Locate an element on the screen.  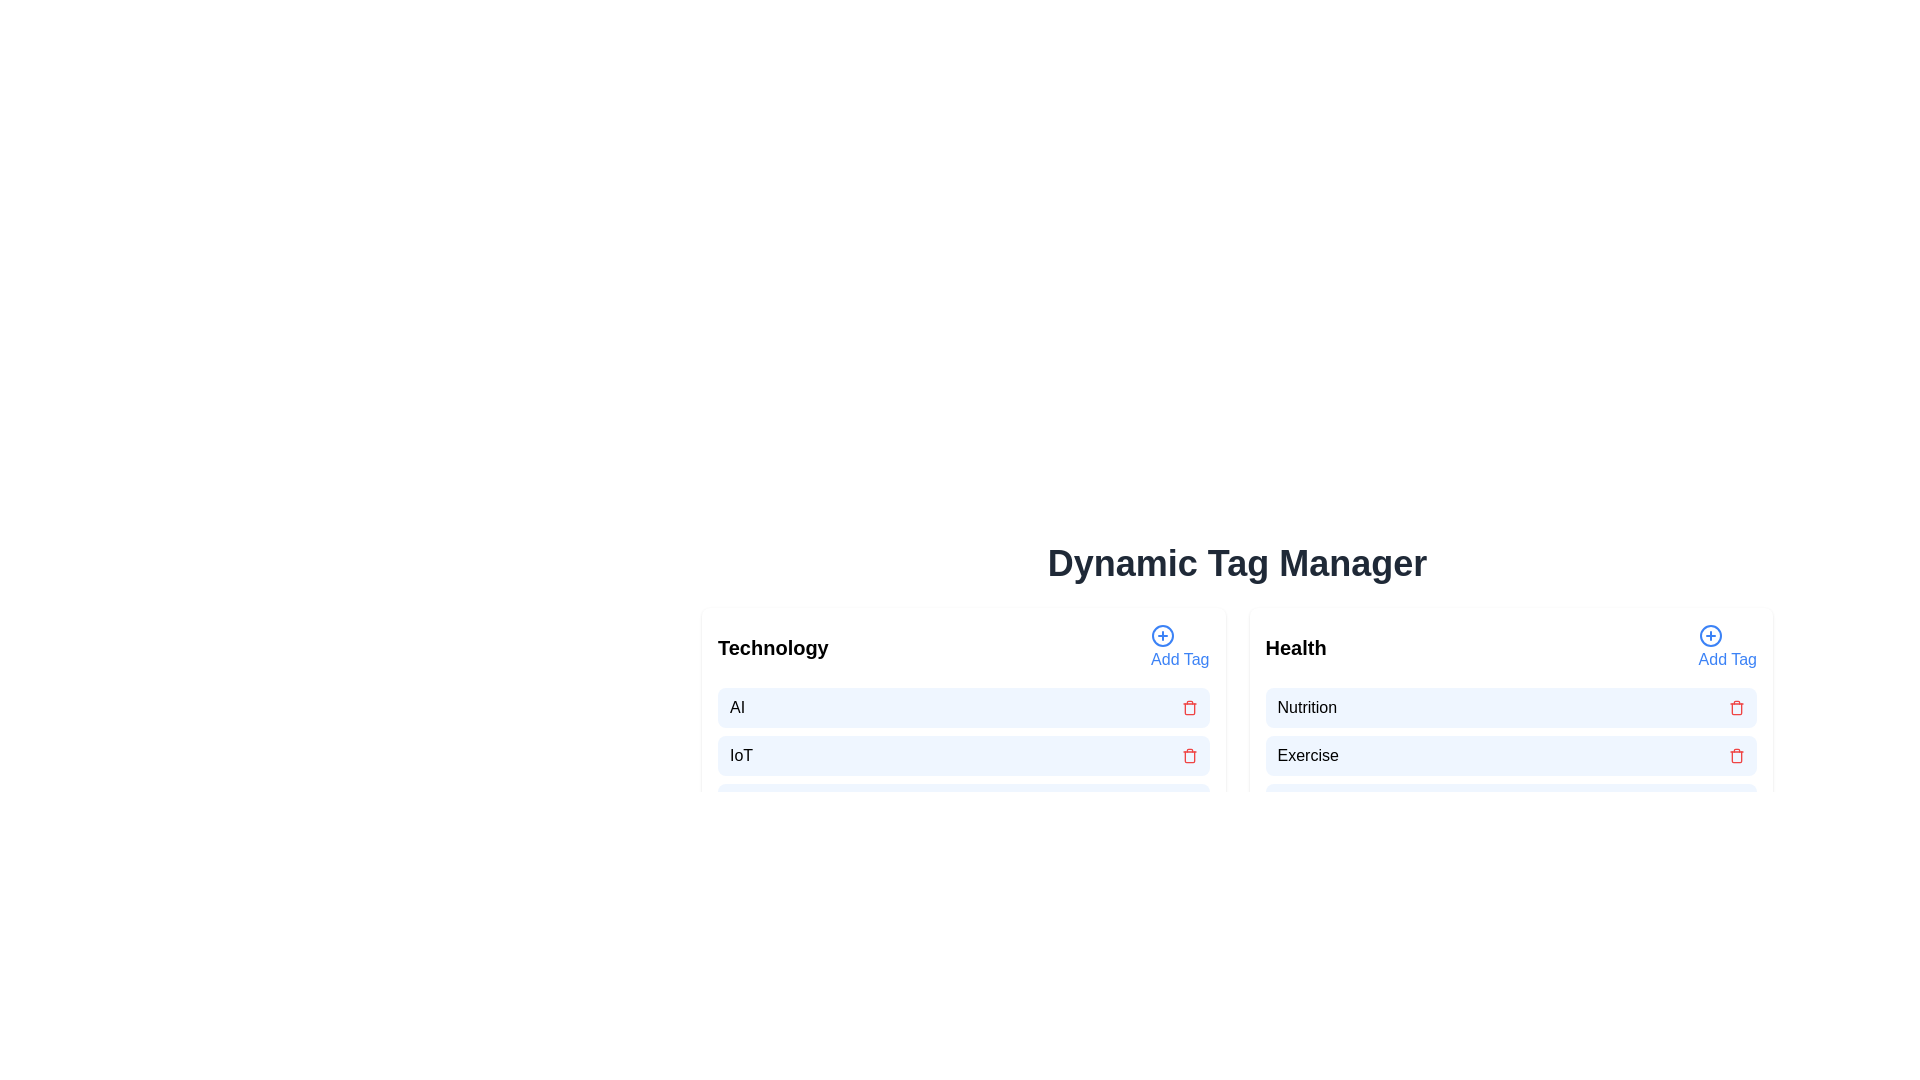
the icon button located in the top-right corner of the 'Health' card is located at coordinates (1708, 636).